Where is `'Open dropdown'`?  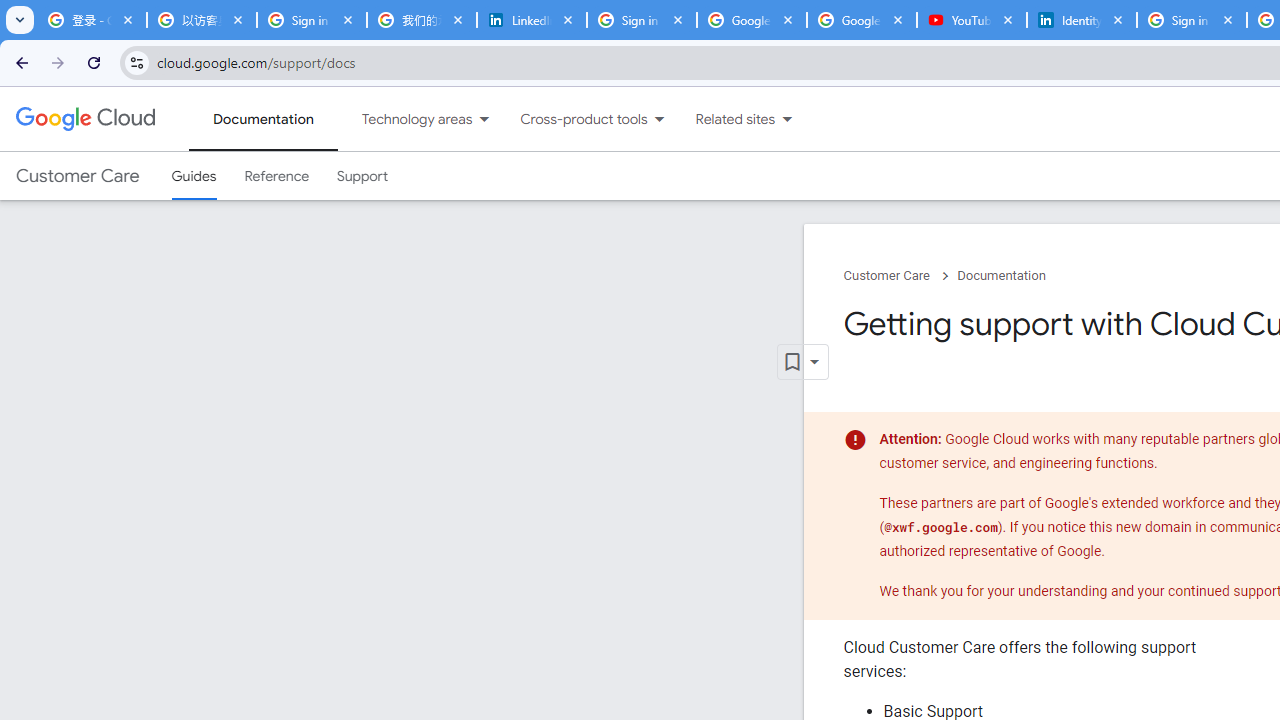 'Open dropdown' is located at coordinates (802, 362).